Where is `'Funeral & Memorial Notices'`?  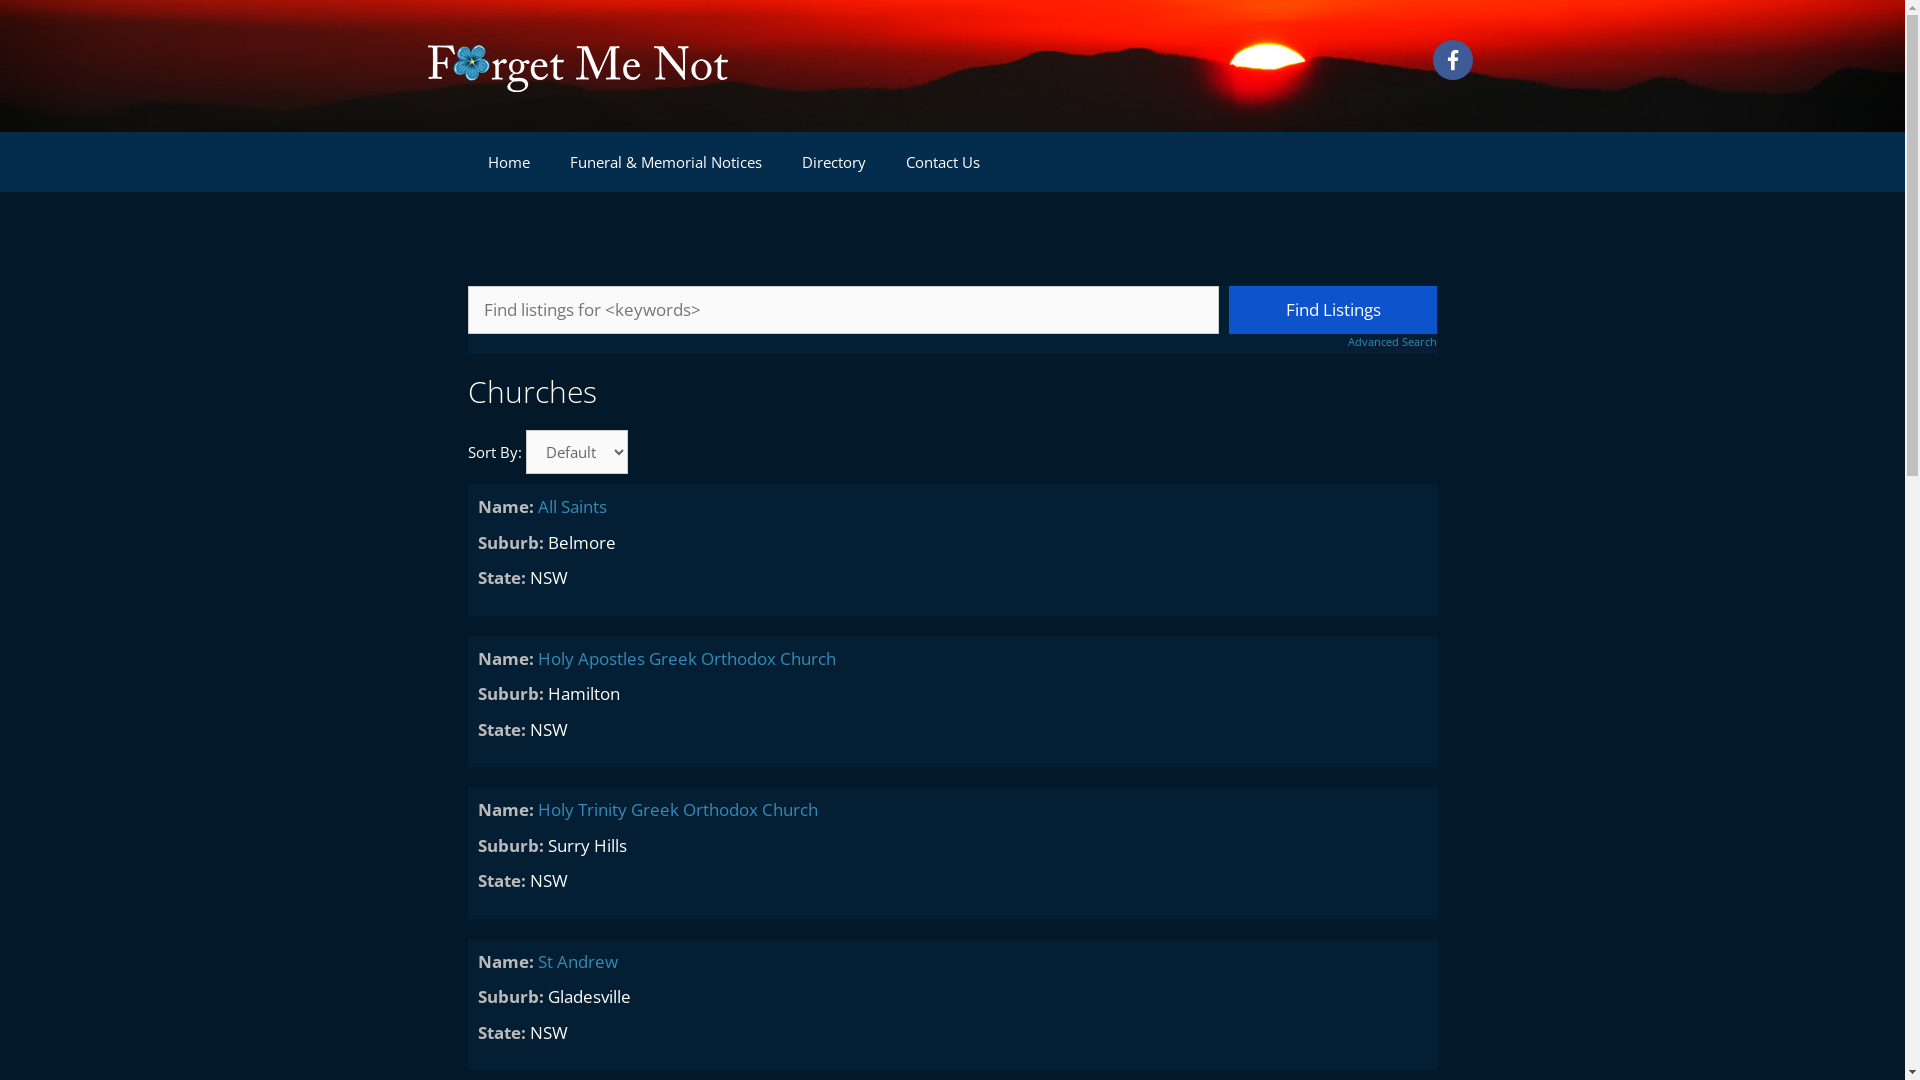 'Funeral & Memorial Notices' is located at coordinates (550, 161).